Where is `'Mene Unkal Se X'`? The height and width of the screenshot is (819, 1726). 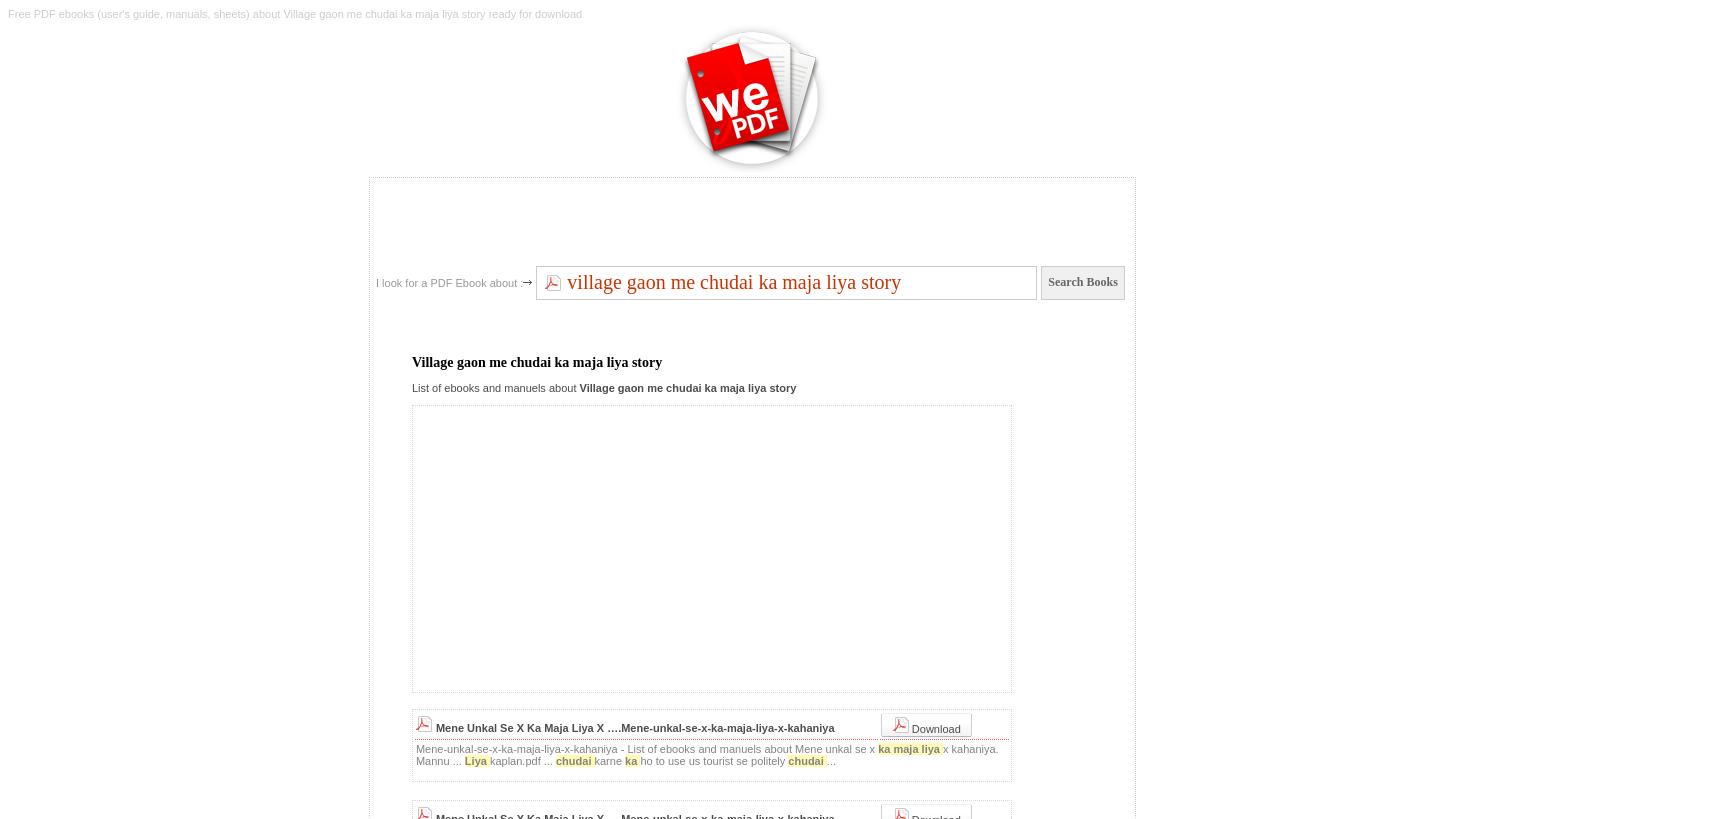 'Mene Unkal Se X' is located at coordinates (480, 726).